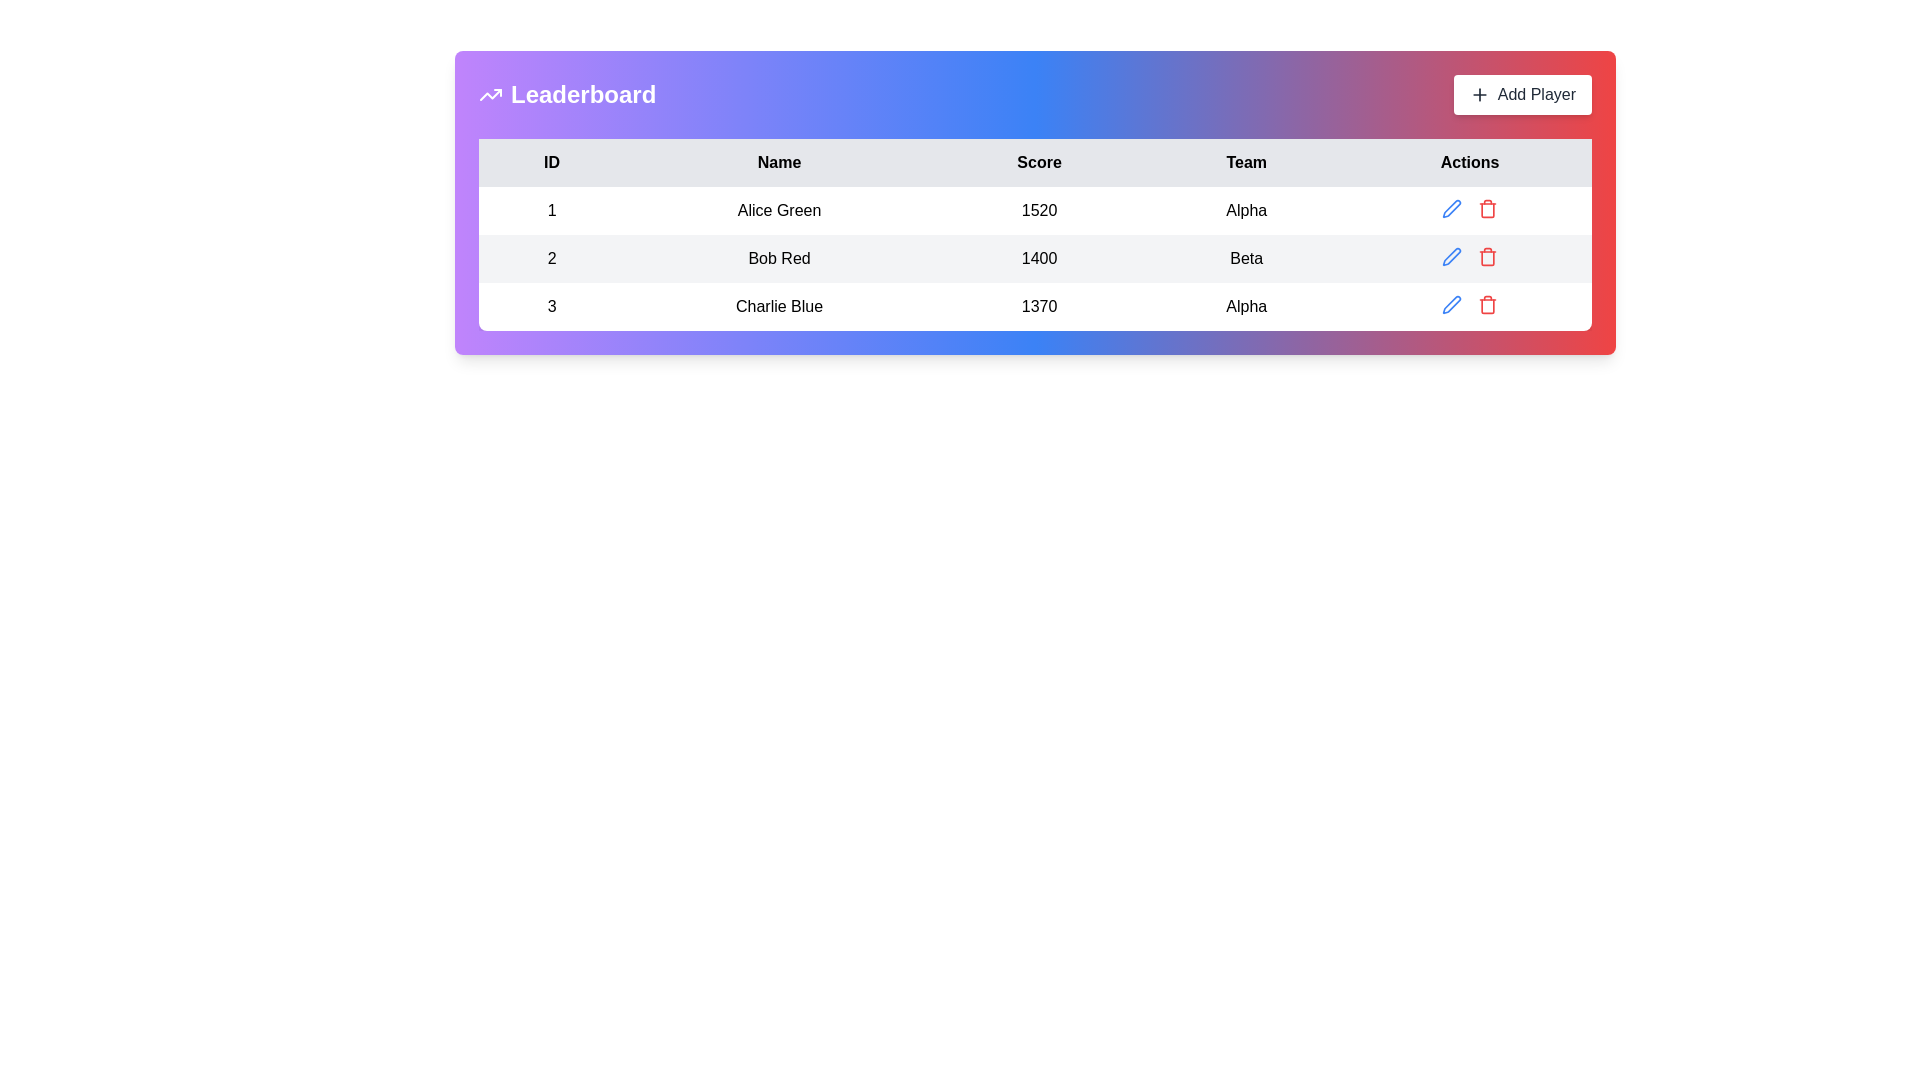  Describe the element at coordinates (1039, 257) in the screenshot. I see `the score value text label for the entry 'Bob Red'` at that location.